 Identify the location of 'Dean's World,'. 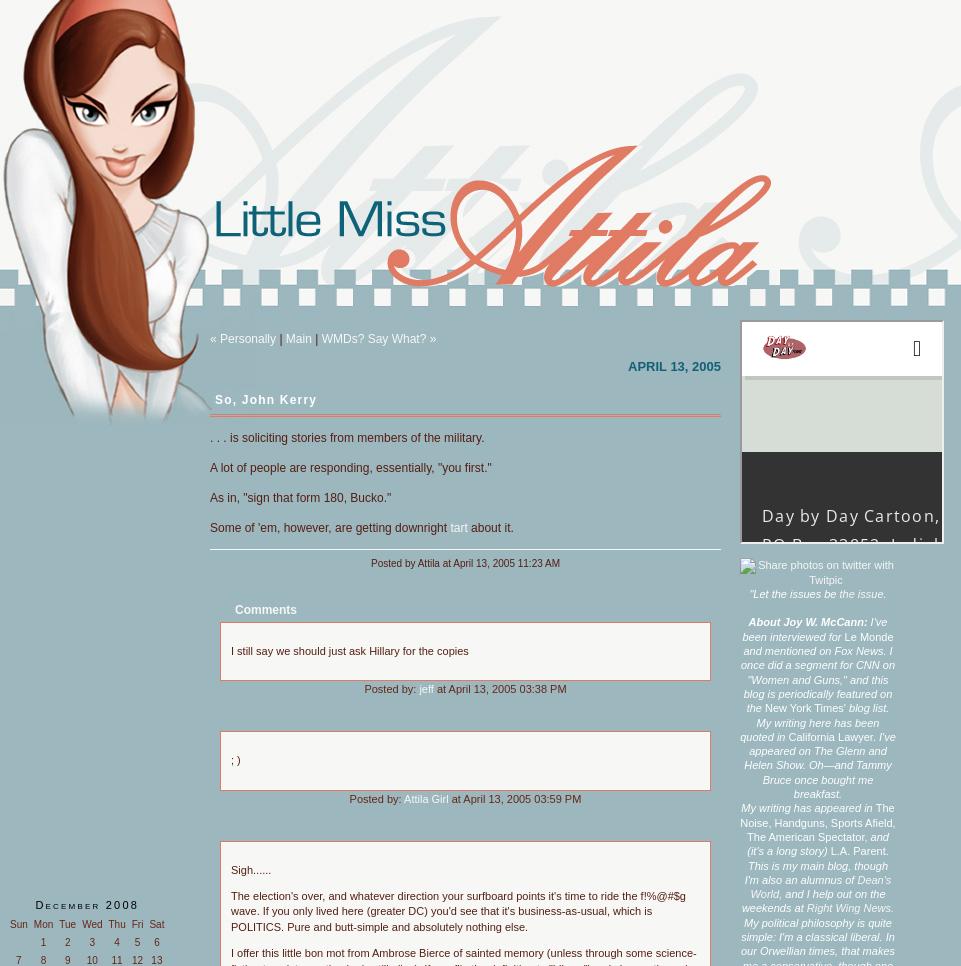
(820, 886).